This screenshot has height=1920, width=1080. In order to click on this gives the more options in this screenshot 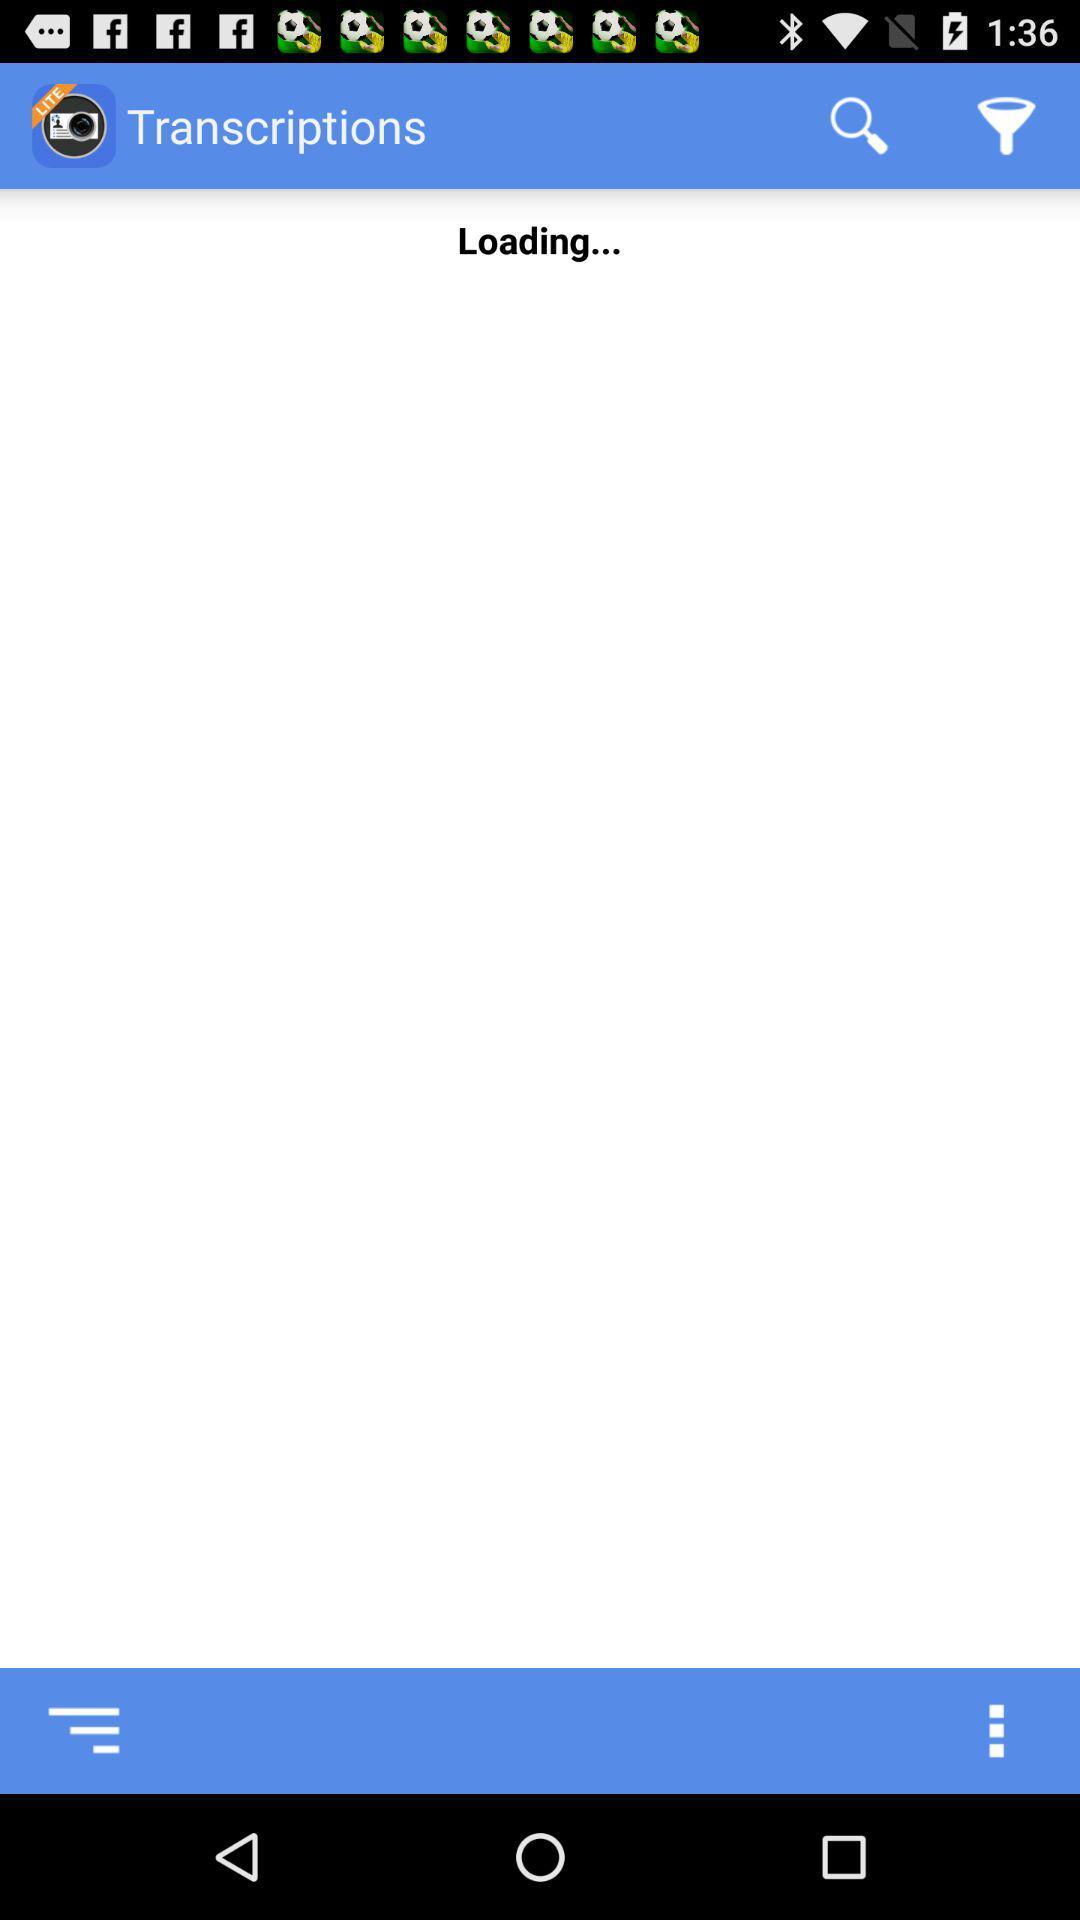, I will do `click(1017, 1730)`.